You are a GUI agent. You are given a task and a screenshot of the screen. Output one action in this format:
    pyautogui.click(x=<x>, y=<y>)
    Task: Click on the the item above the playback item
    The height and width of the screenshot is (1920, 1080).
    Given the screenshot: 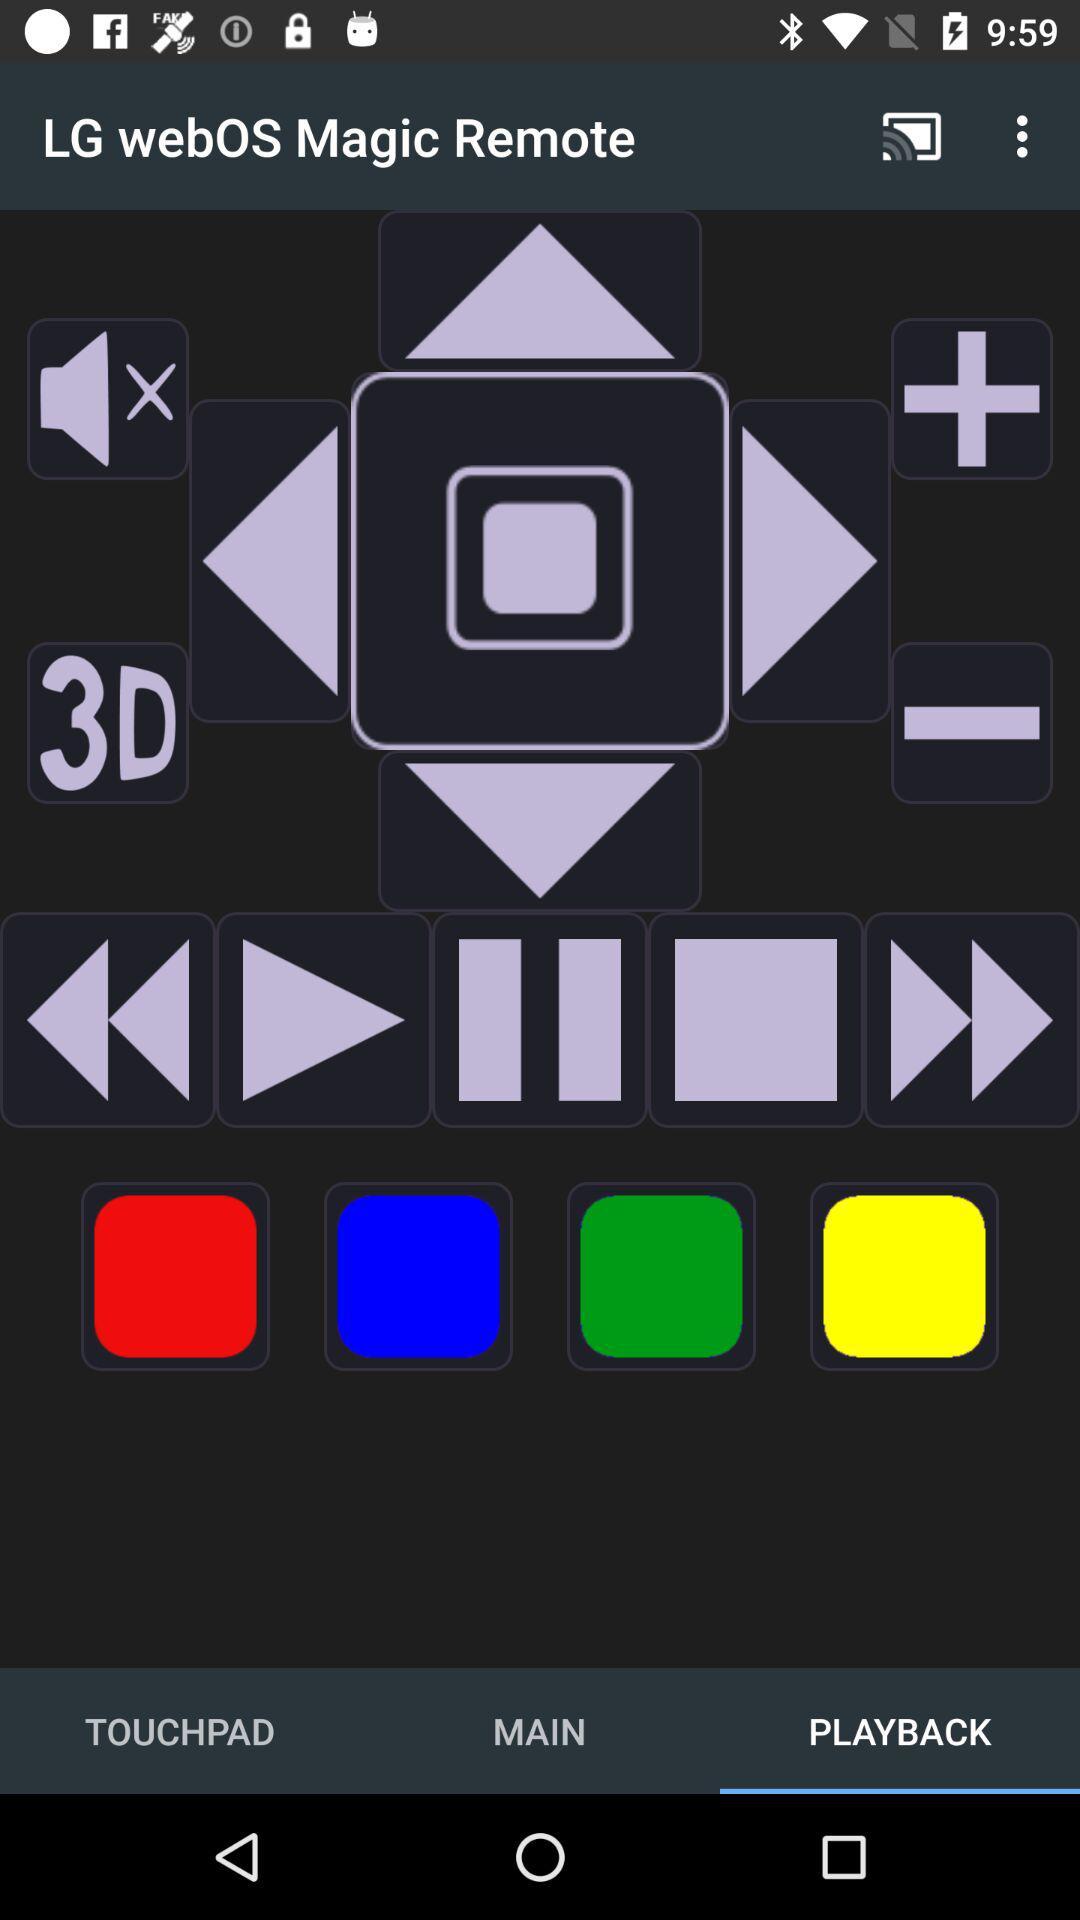 What is the action you would take?
    pyautogui.click(x=904, y=1275)
    